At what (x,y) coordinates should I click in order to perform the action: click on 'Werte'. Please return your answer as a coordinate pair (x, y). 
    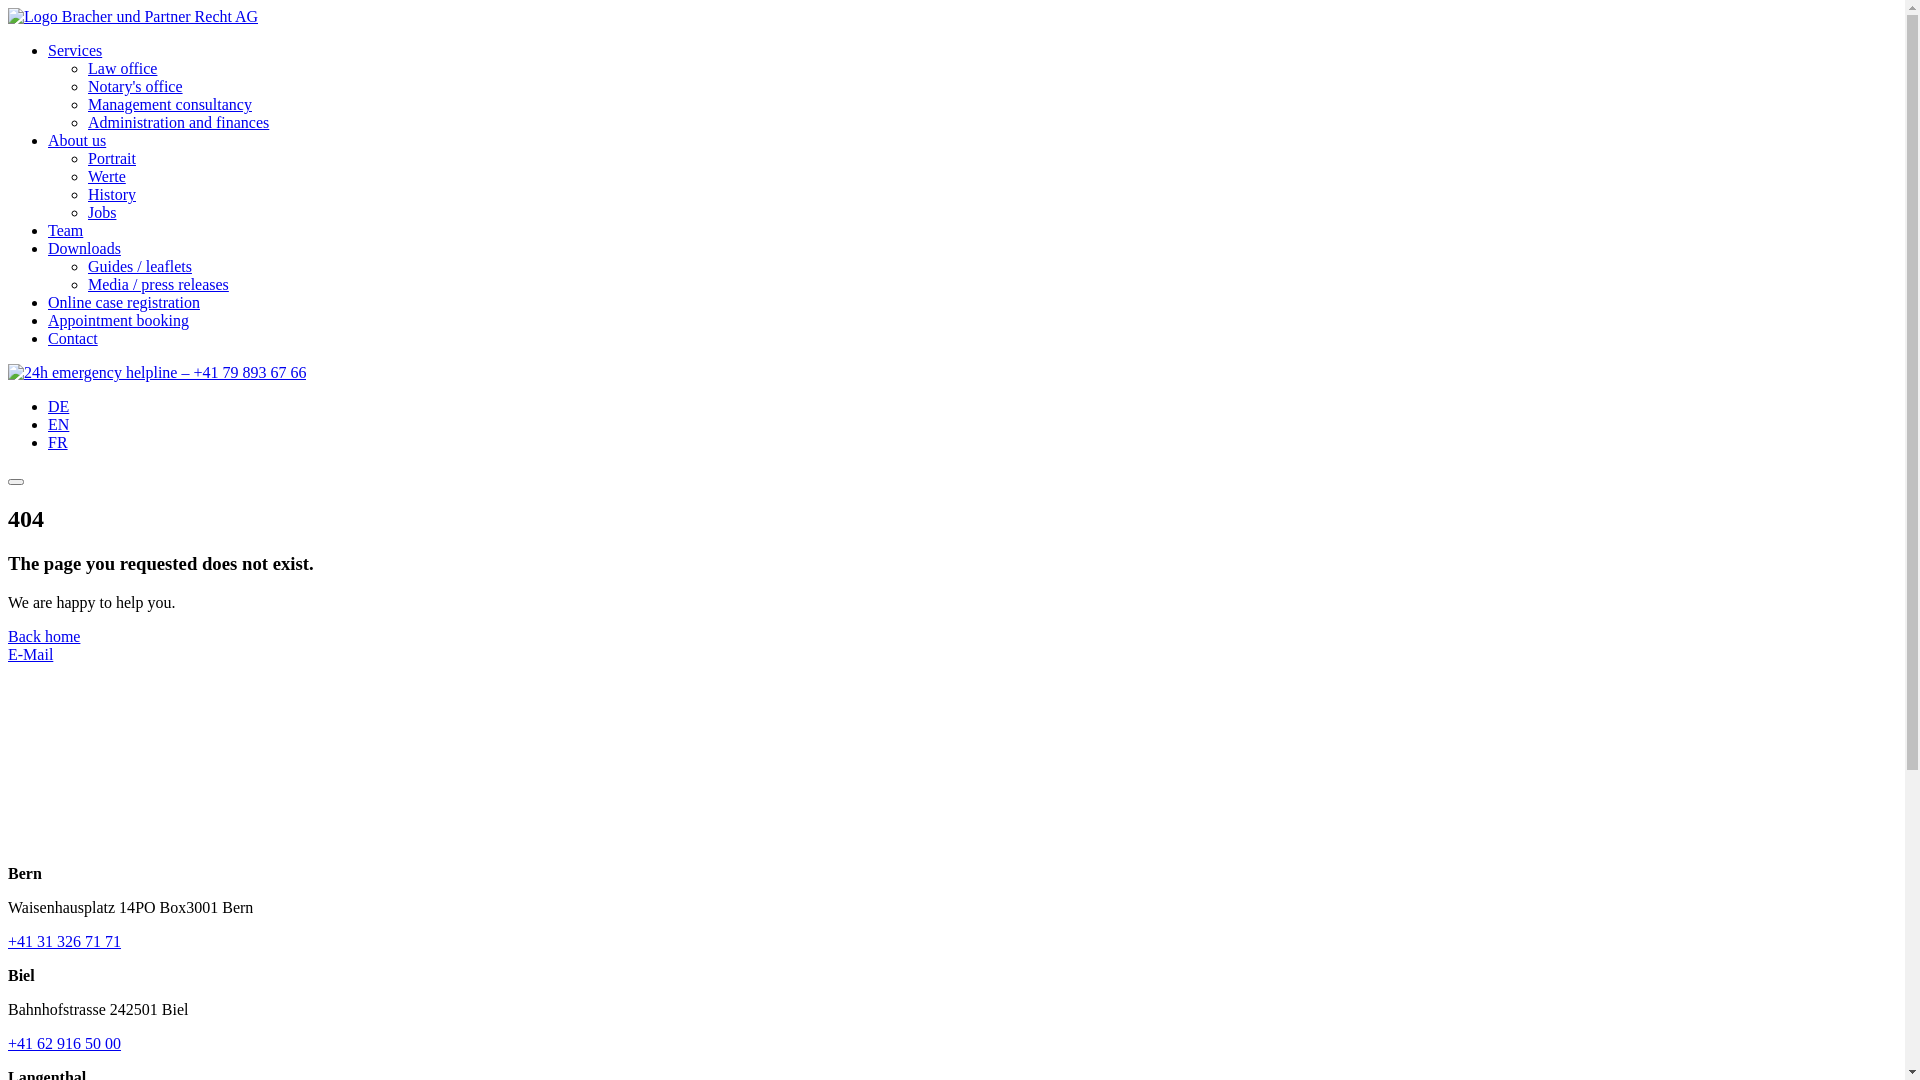
    Looking at the image, I should click on (105, 175).